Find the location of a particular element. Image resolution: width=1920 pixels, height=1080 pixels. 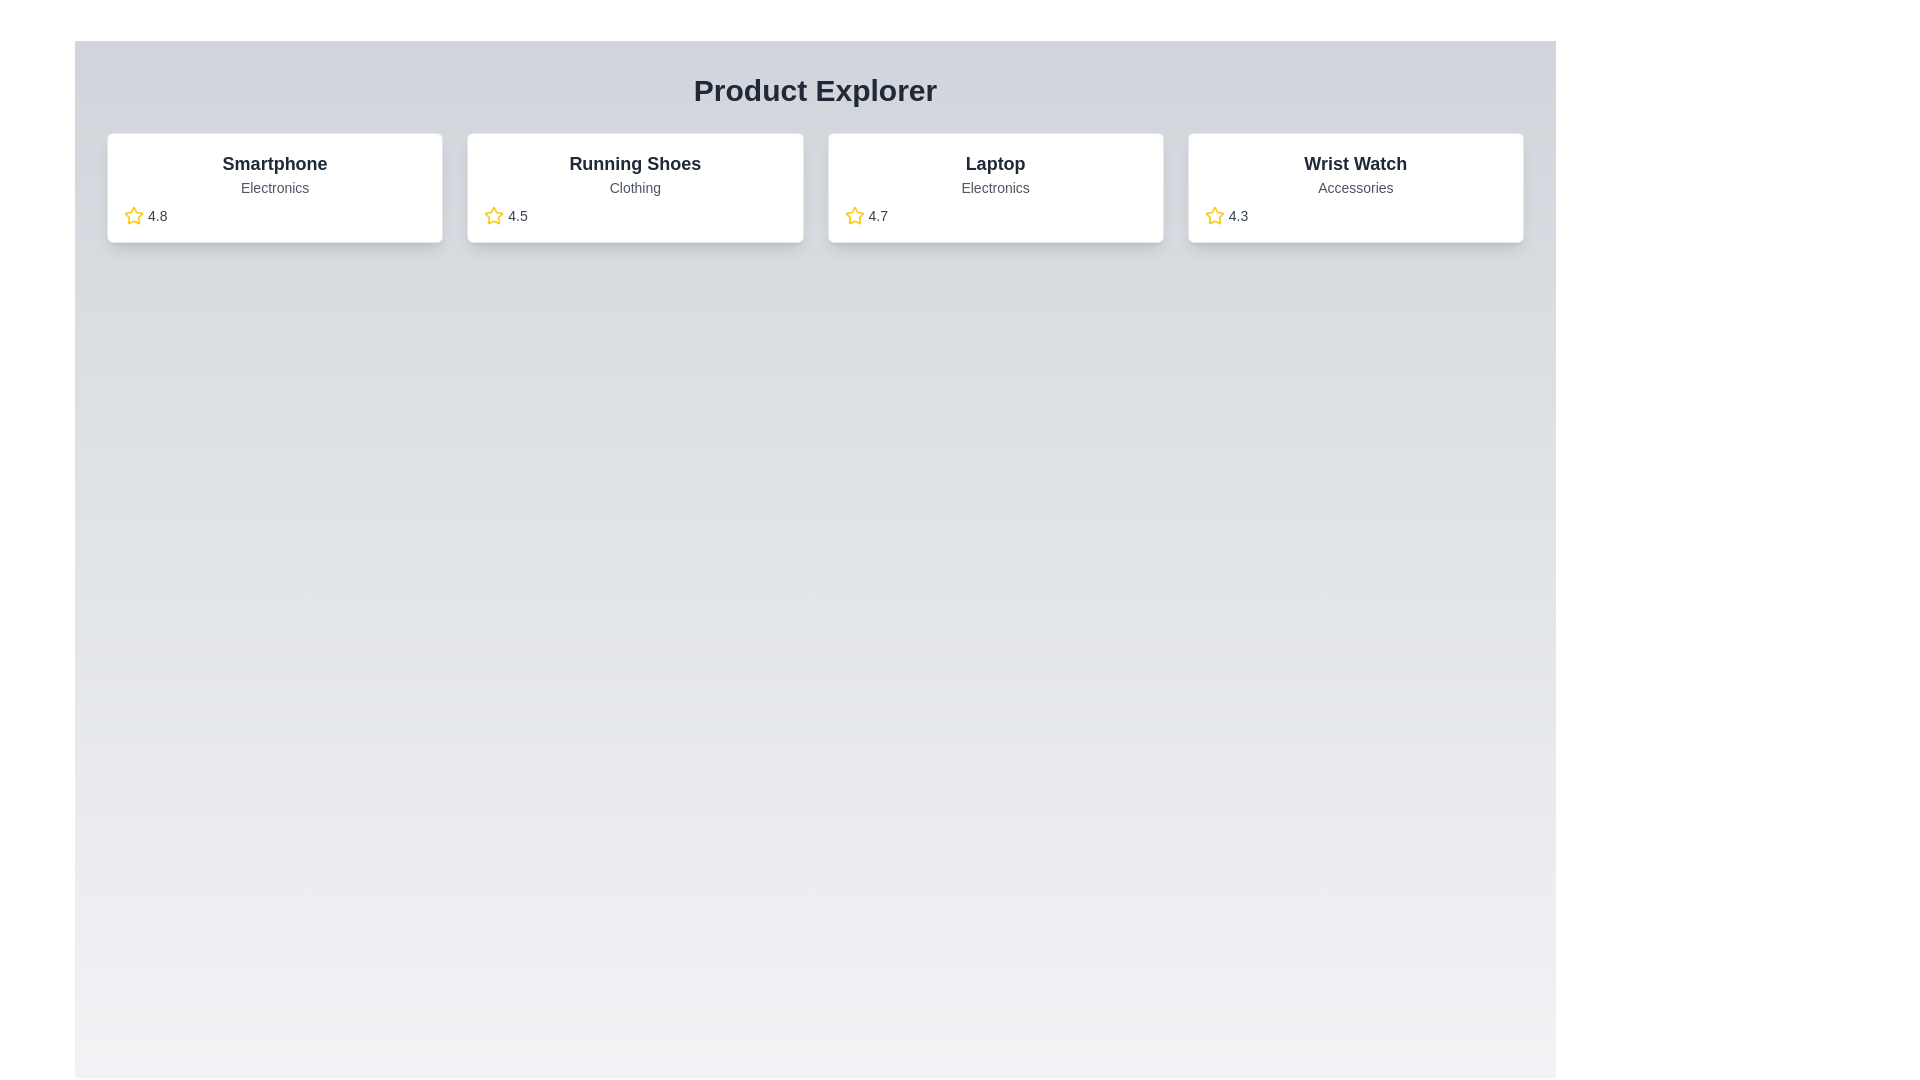

rating value displayed as '4.7', which is a smaller gray text label located directly to the right of a yellow star icon within the card titled 'Laptop' is located at coordinates (878, 216).